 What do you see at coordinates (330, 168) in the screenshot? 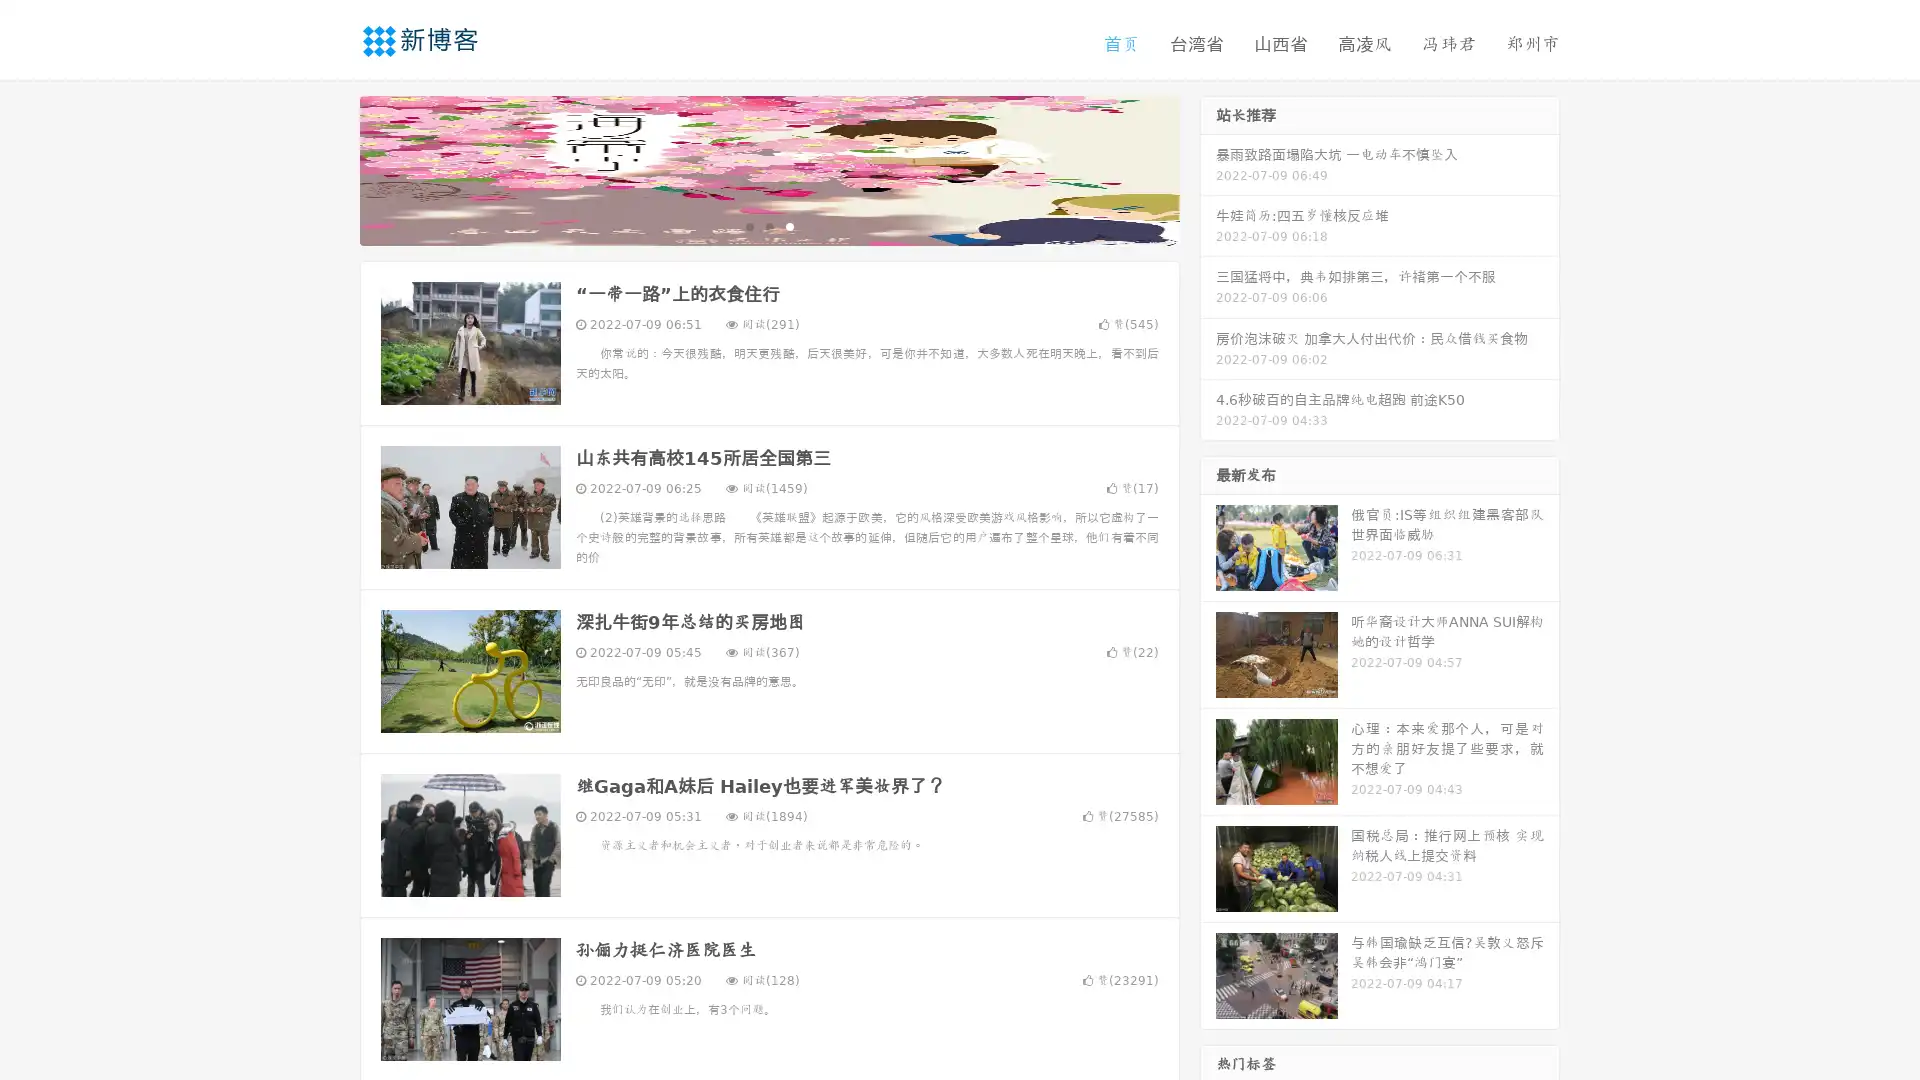
I see `Previous slide` at bounding box center [330, 168].